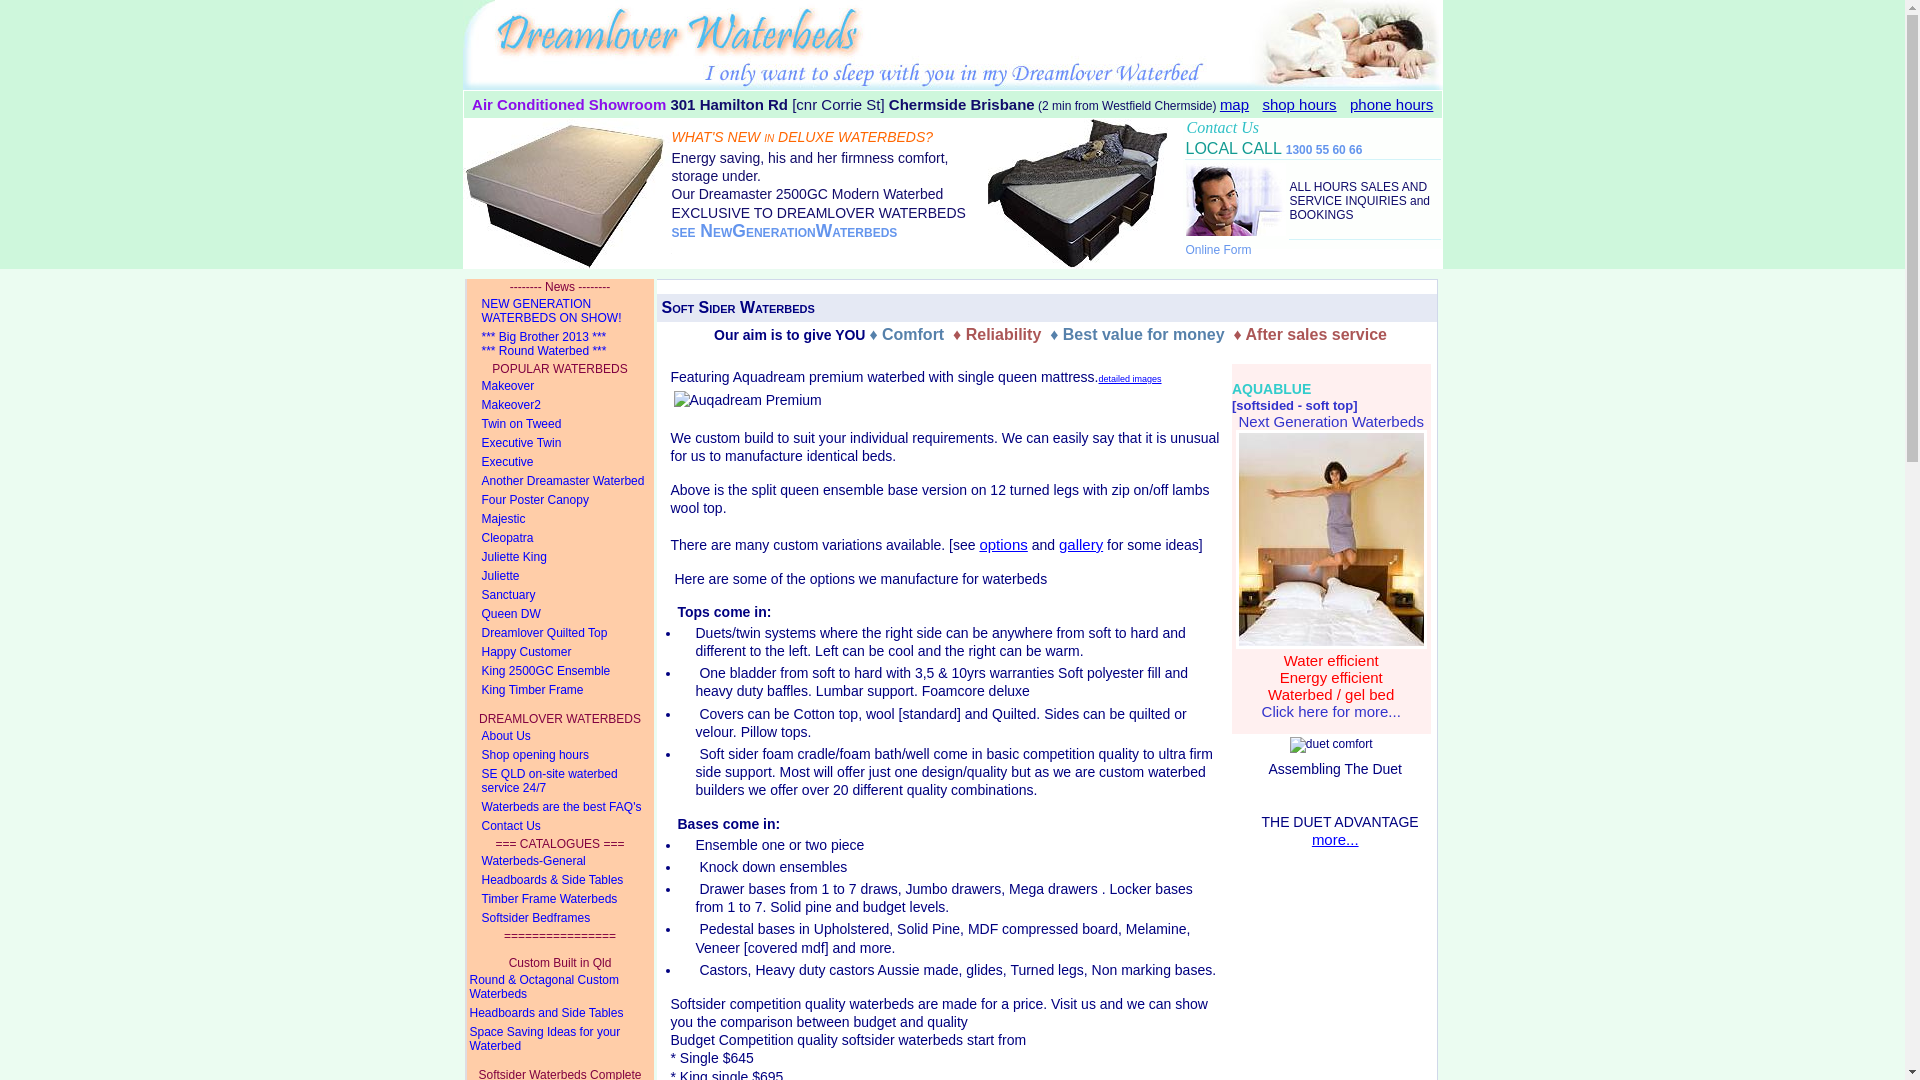 This screenshot has height=1080, width=1920. I want to click on 'Space Saving Ideas for your Waterbed', so click(559, 1038).